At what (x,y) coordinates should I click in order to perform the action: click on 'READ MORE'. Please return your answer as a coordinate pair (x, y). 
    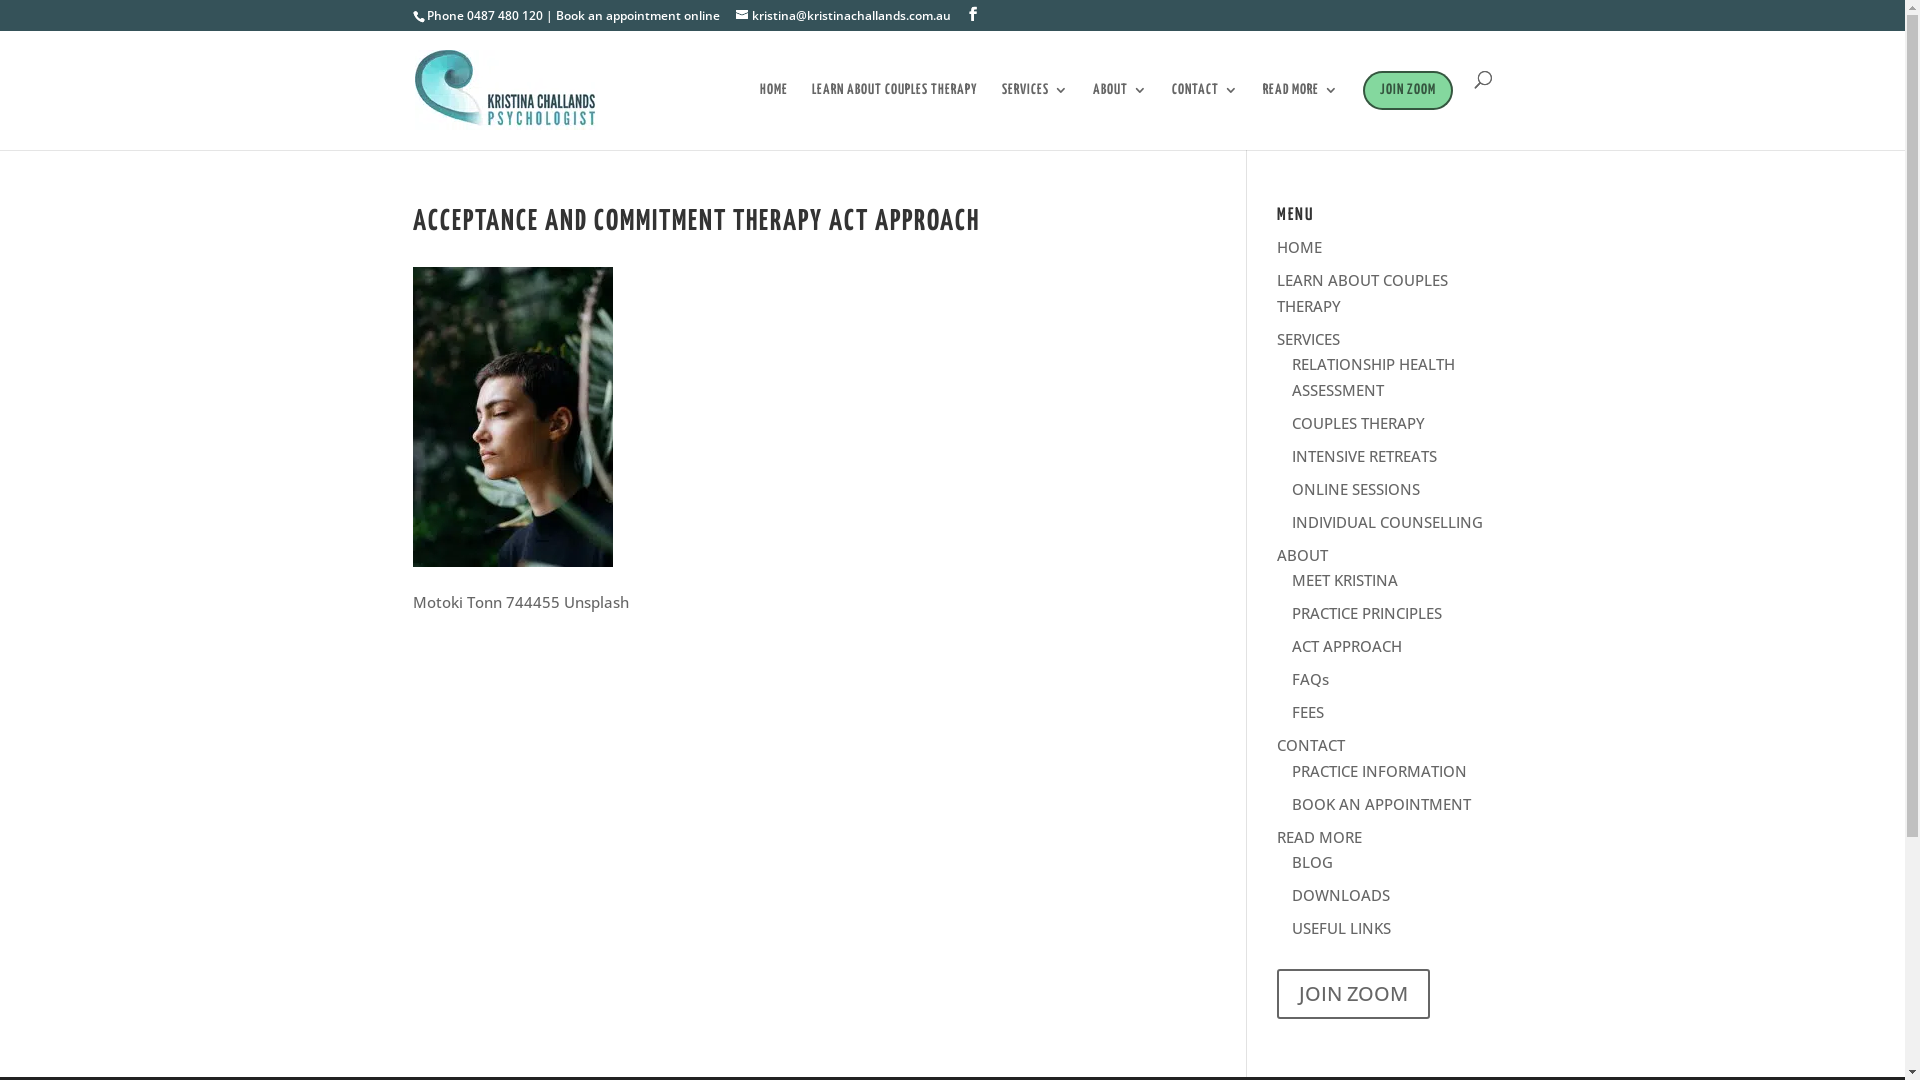
    Looking at the image, I should click on (1319, 836).